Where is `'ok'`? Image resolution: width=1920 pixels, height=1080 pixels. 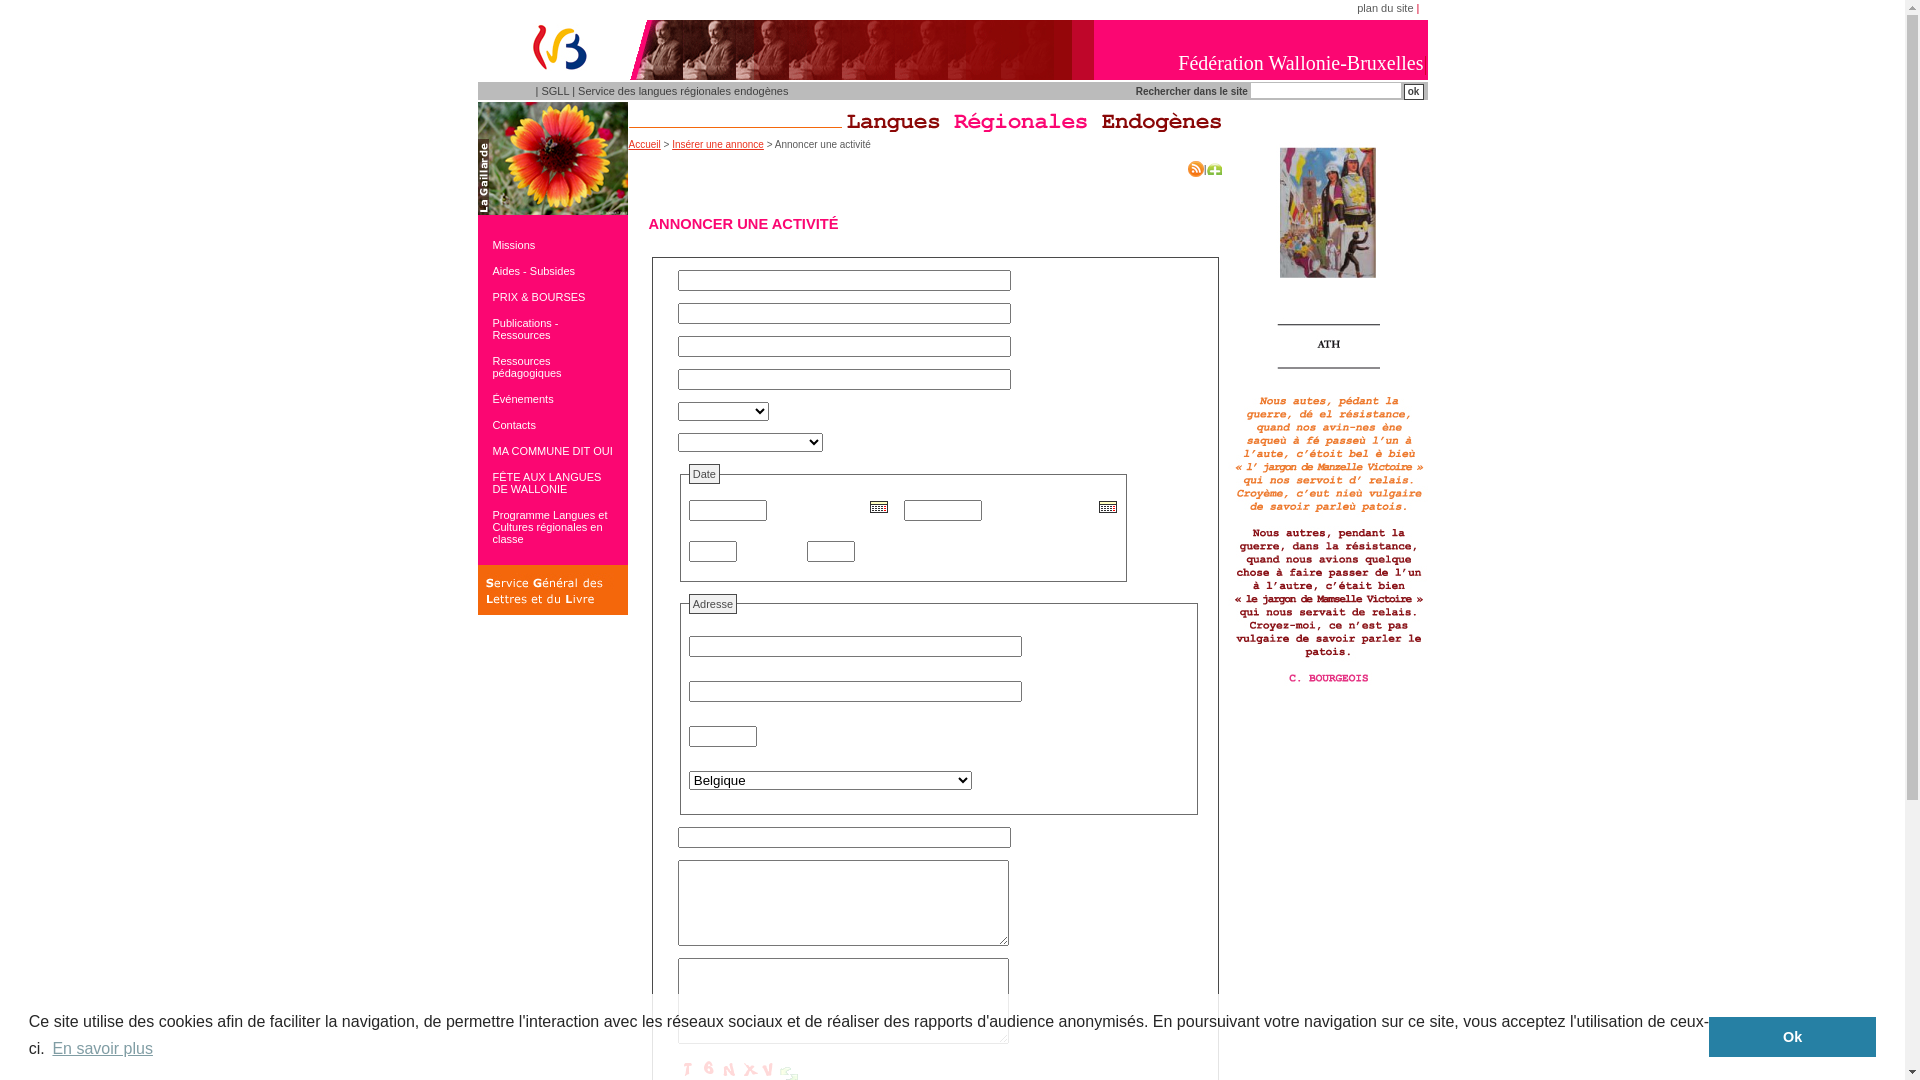 'ok' is located at coordinates (1402, 92).